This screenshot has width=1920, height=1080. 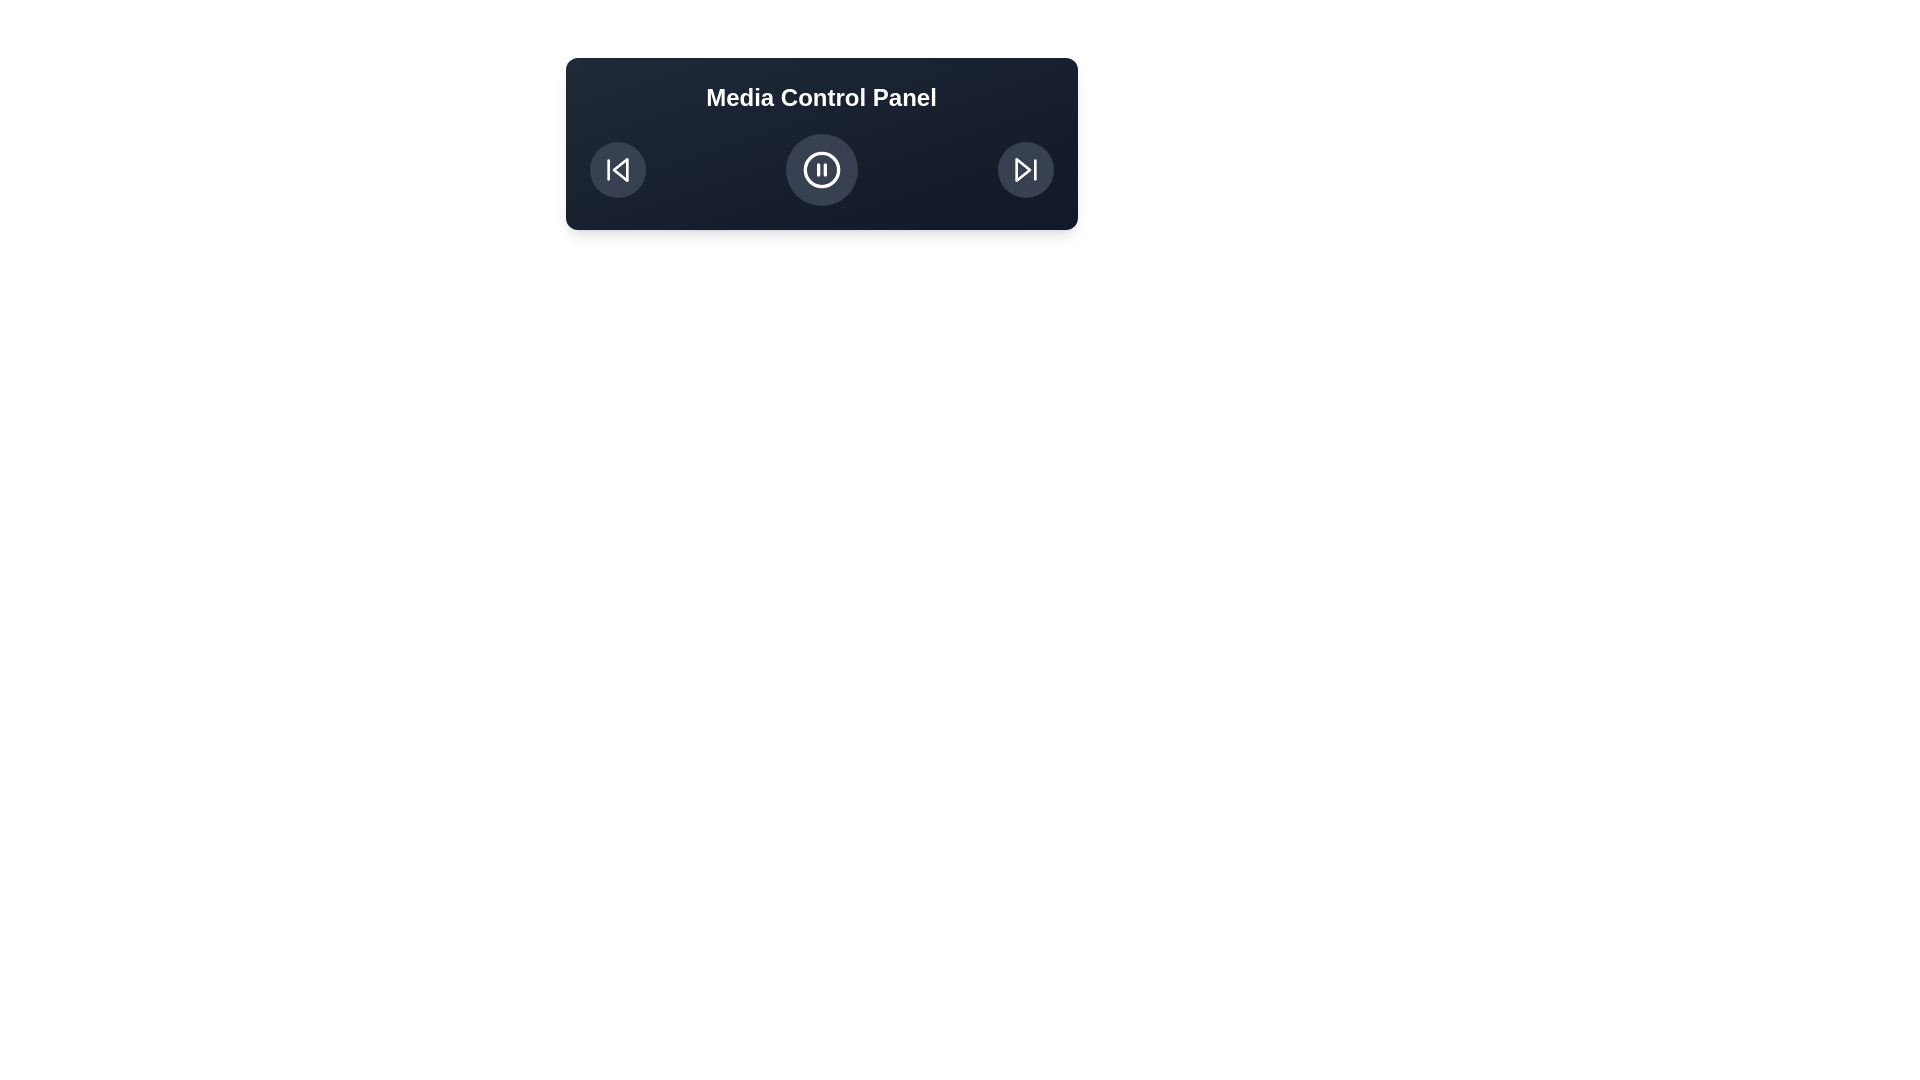 What do you see at coordinates (1025, 168) in the screenshot?
I see `the 'Skip Forward' button, which is the third button in the media control panel` at bounding box center [1025, 168].